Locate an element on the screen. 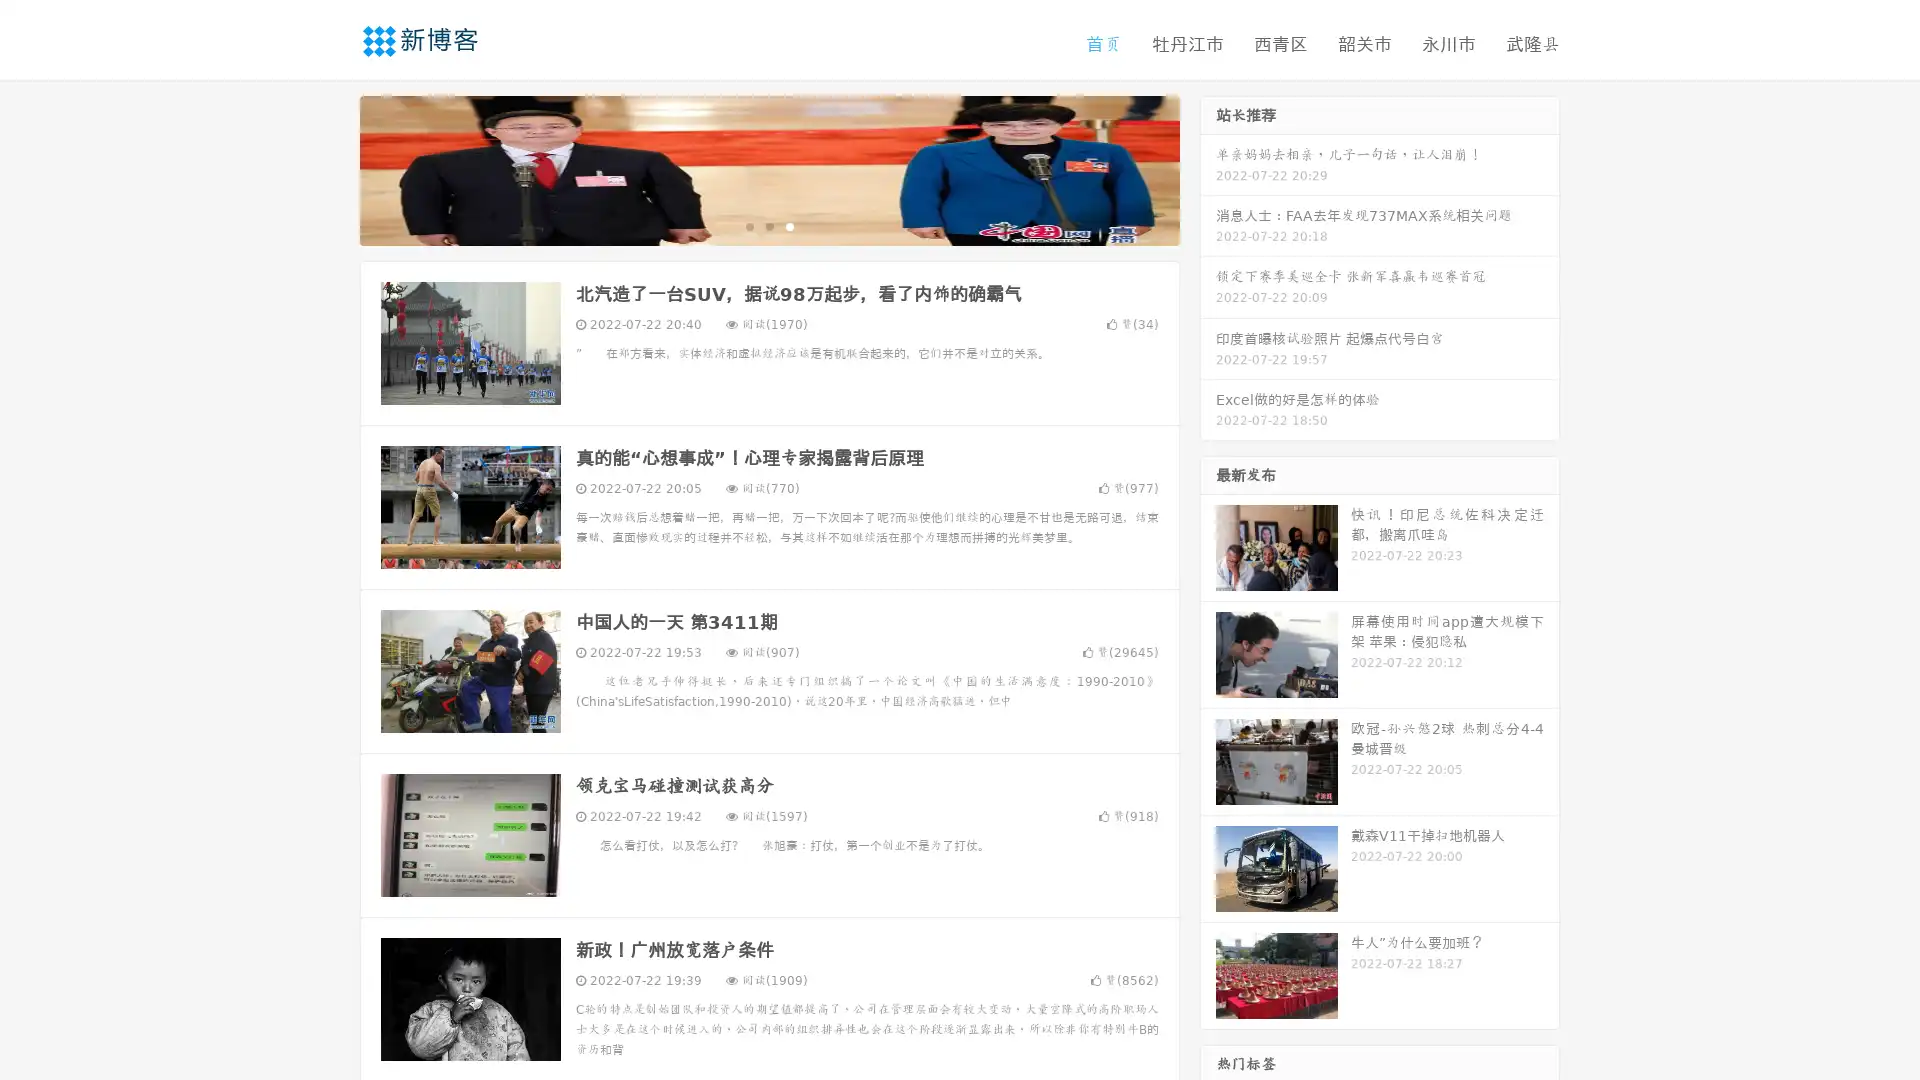 The image size is (1920, 1080). Previous slide is located at coordinates (330, 168).